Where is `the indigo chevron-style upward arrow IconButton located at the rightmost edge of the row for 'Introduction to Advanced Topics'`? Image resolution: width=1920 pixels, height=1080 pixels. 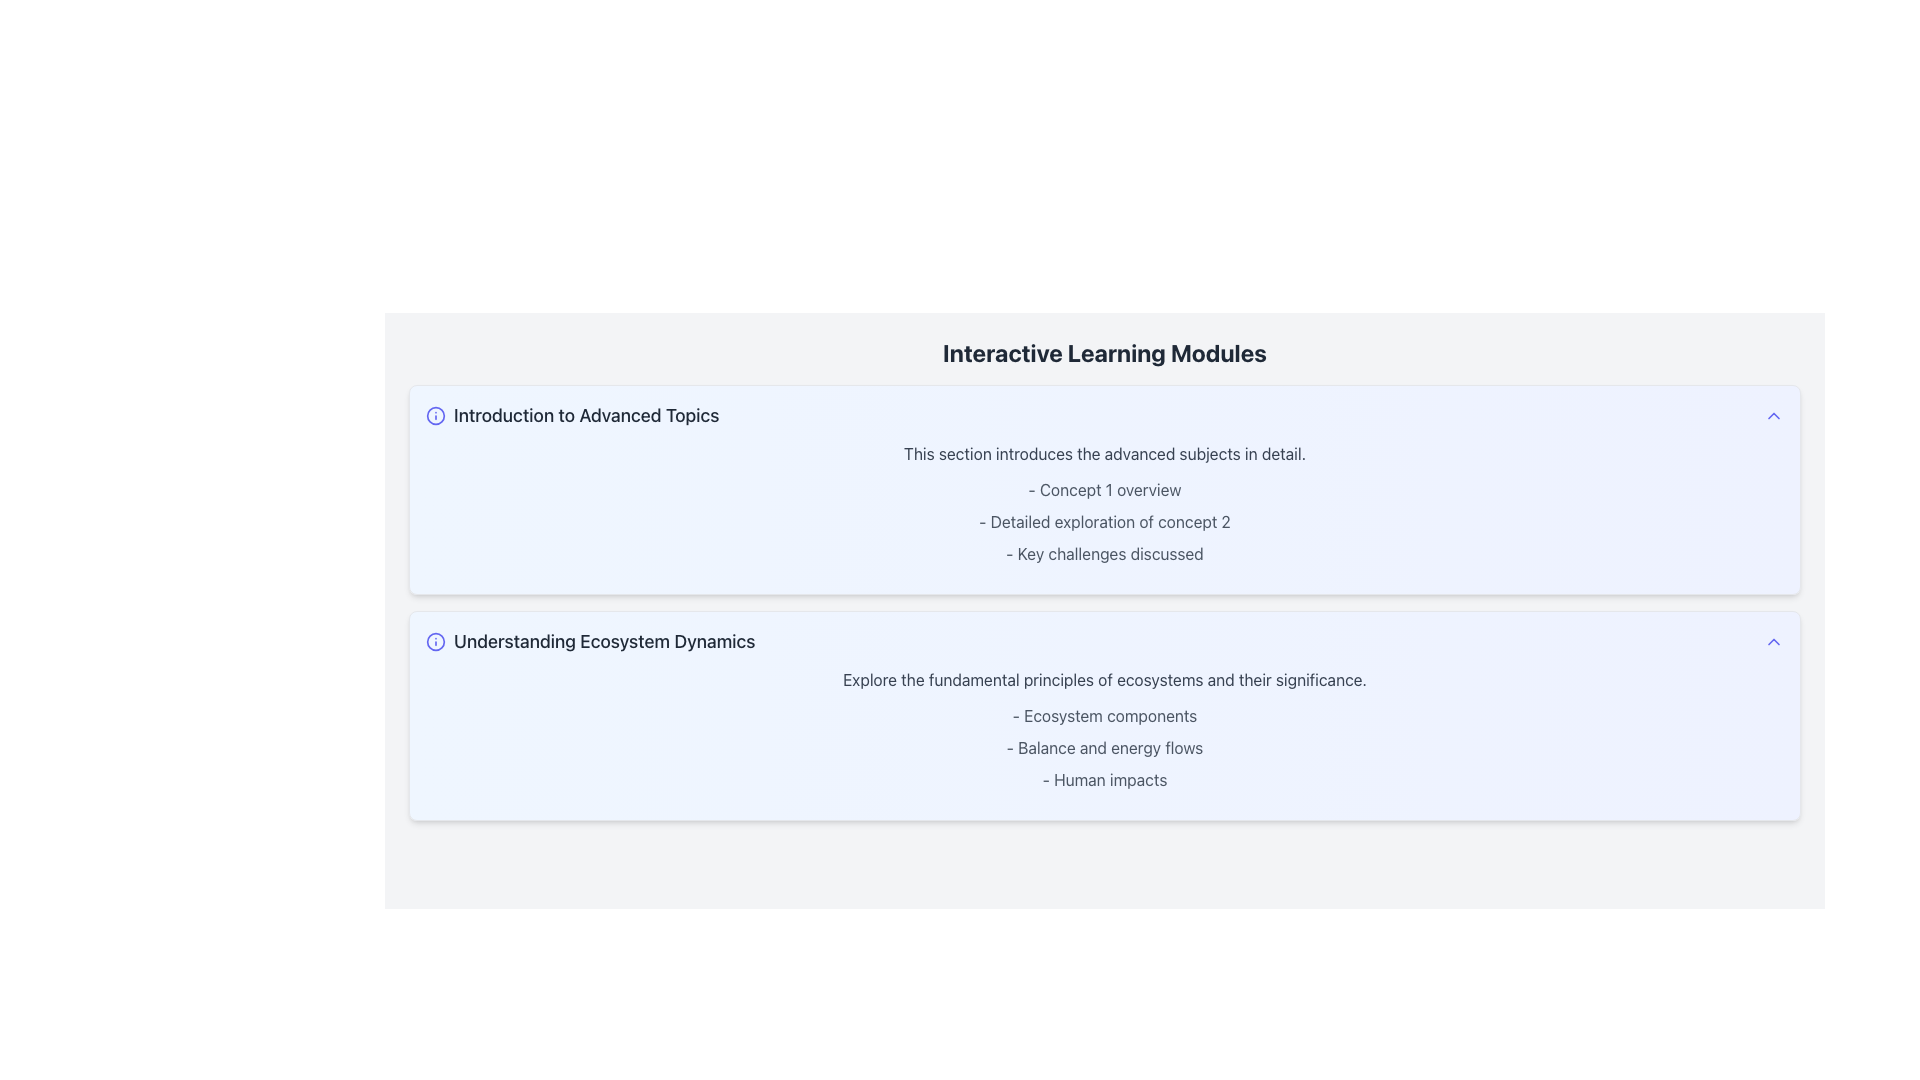
the indigo chevron-style upward arrow IconButton located at the rightmost edge of the row for 'Introduction to Advanced Topics' is located at coordinates (1774, 415).